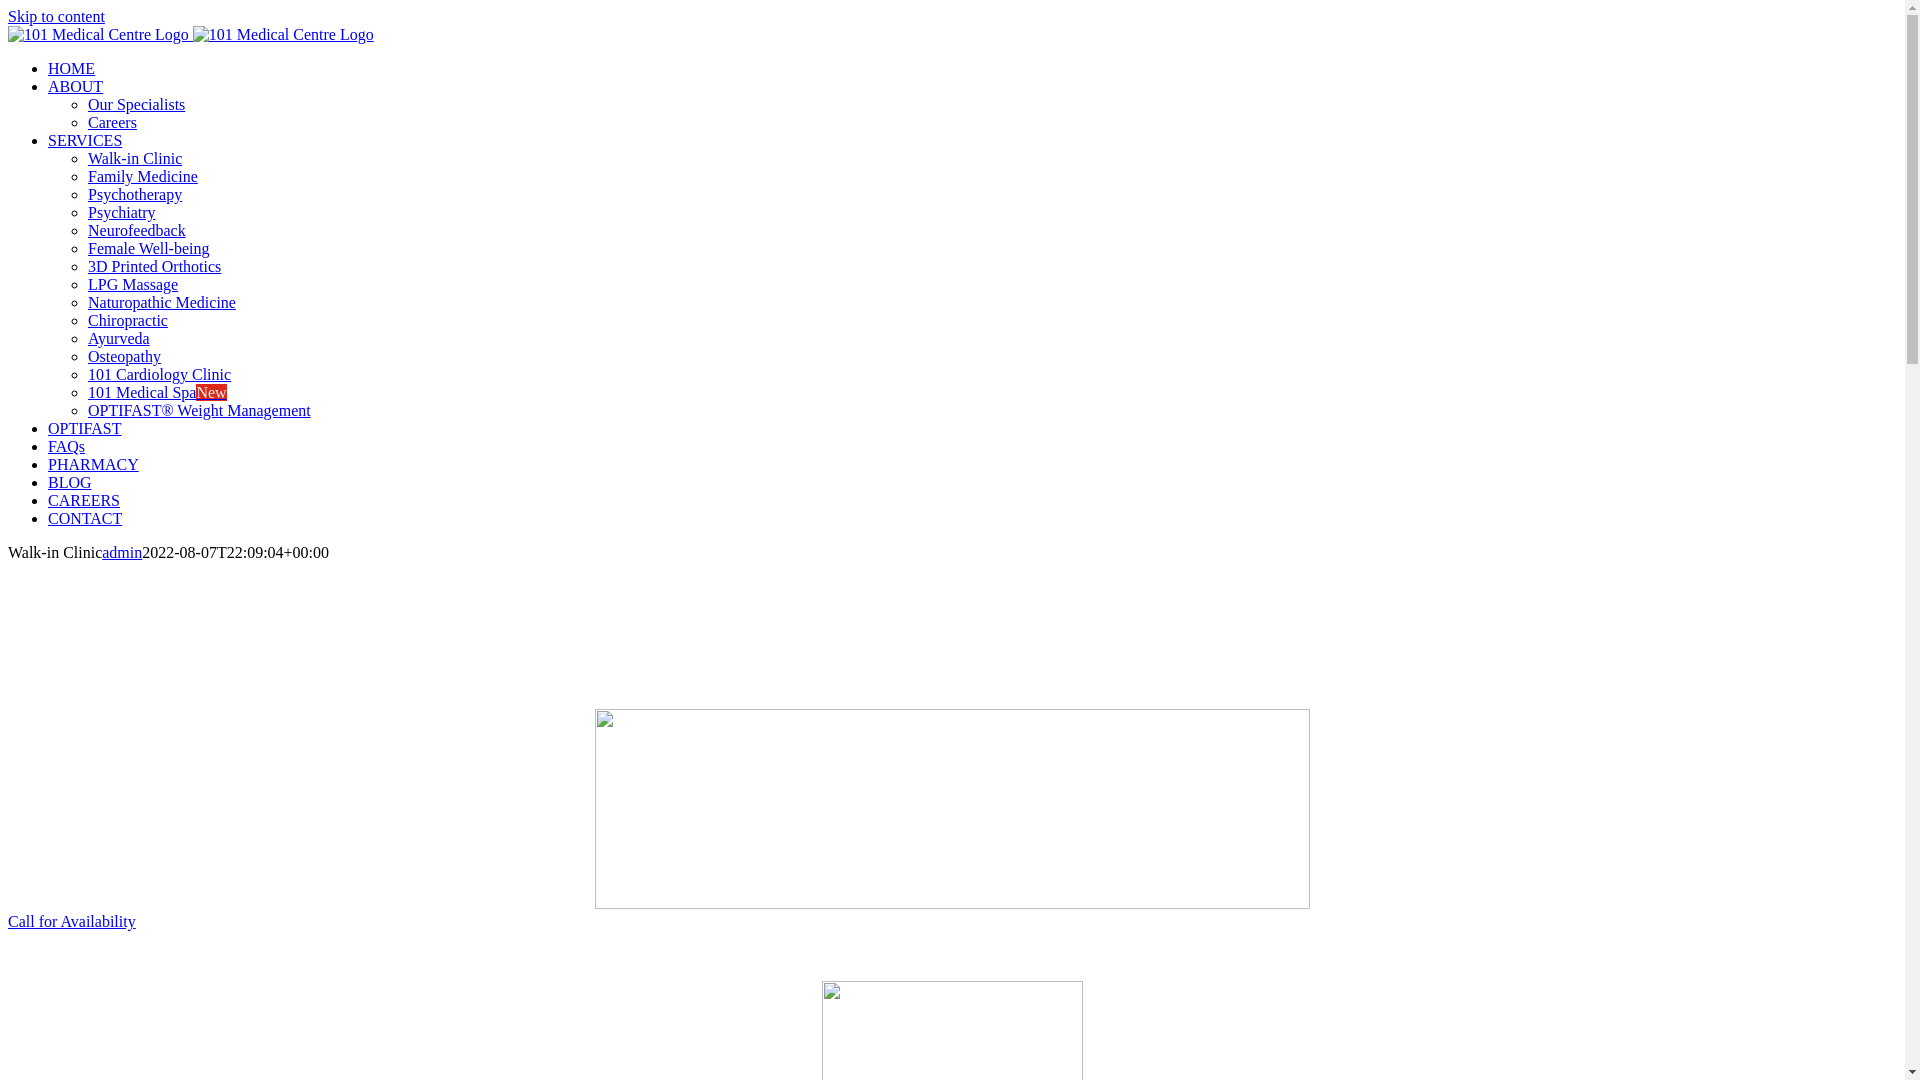 Image resolution: width=1920 pixels, height=1080 pixels. Describe the element at coordinates (162, 302) in the screenshot. I see `'Naturopathic Medicine'` at that location.